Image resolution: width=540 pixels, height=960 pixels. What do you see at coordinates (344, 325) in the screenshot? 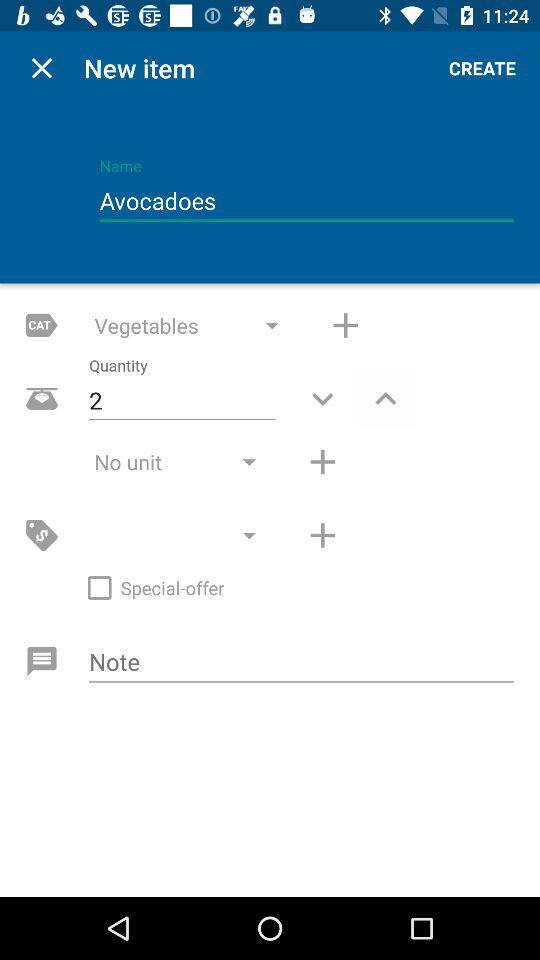
I see `increase` at bounding box center [344, 325].